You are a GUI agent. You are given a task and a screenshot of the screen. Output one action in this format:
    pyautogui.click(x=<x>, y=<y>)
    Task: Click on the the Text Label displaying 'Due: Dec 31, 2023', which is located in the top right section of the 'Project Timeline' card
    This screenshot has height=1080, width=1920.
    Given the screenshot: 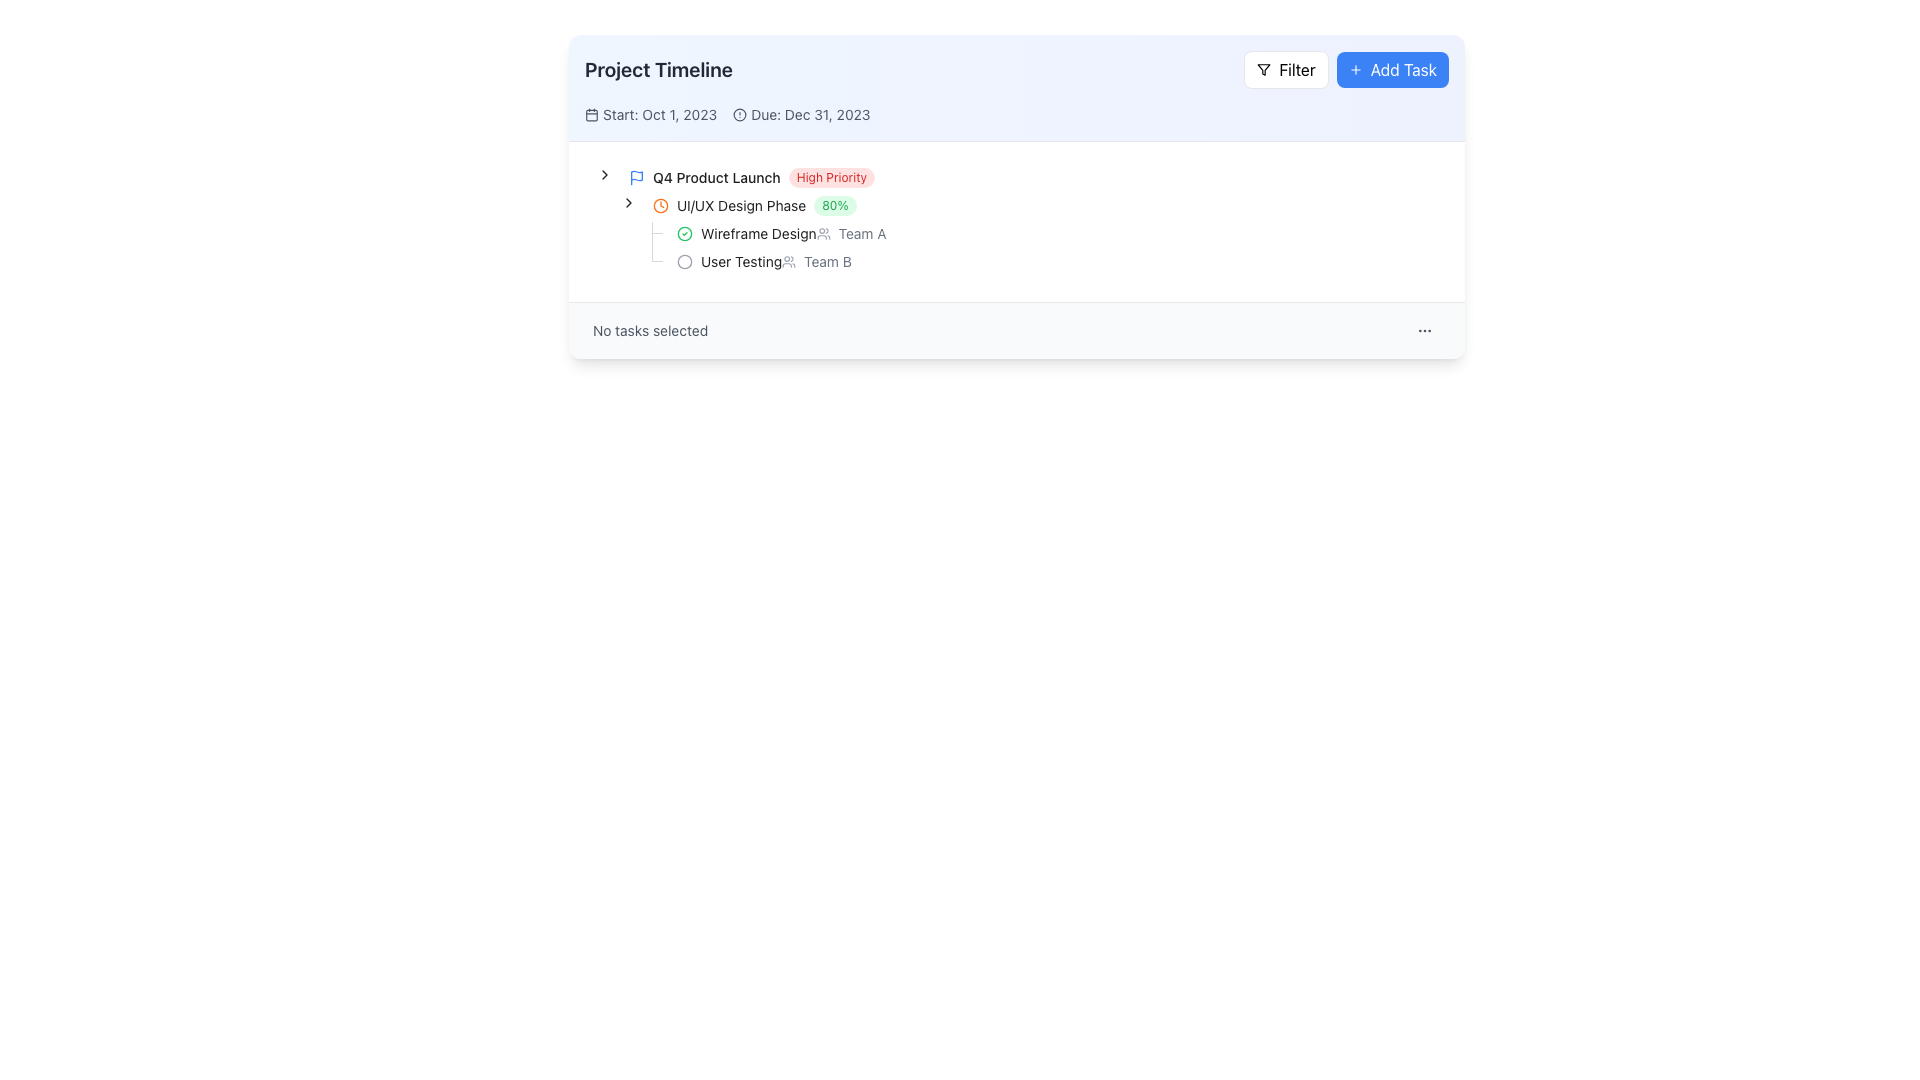 What is the action you would take?
    pyautogui.click(x=810, y=115)
    